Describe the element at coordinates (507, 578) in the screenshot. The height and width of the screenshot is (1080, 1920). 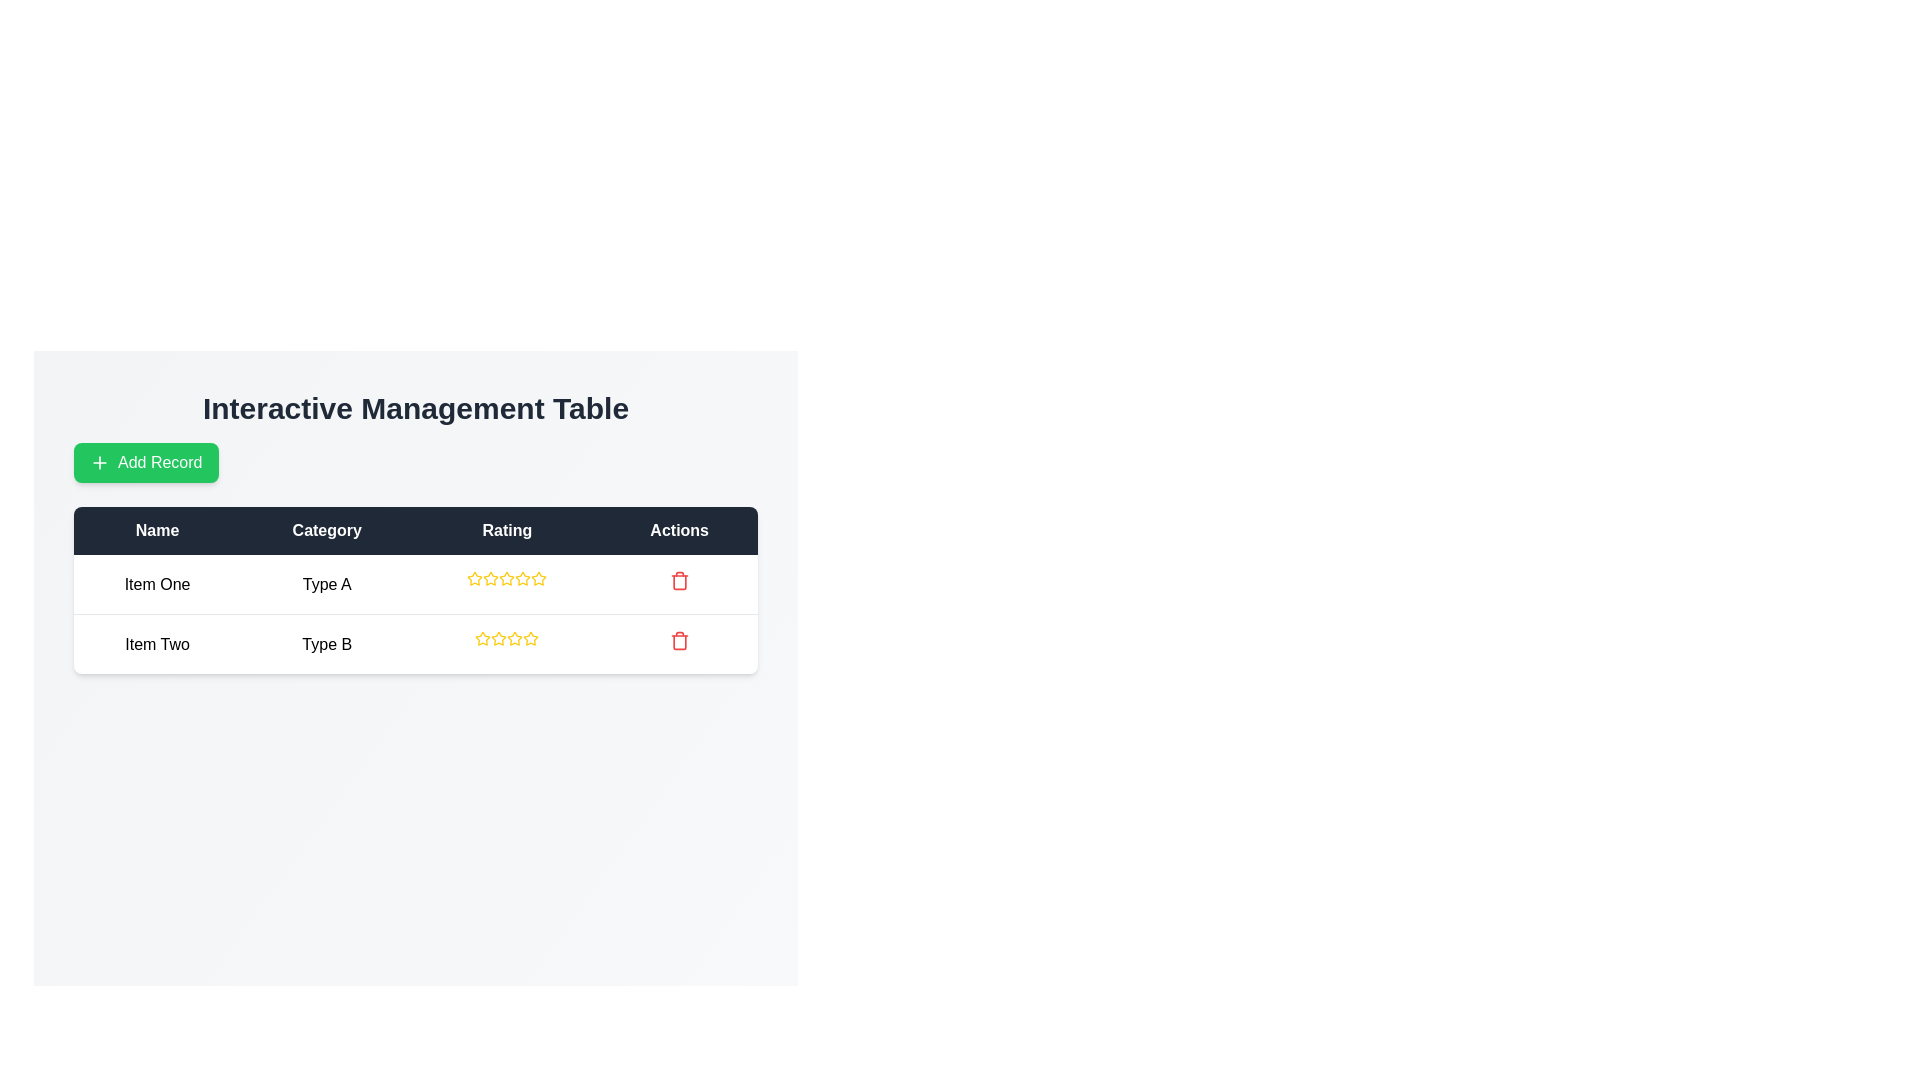
I see `the interactive star icons of the Rating component for 'Item One' in the first row and 'Type A' category` at that location.